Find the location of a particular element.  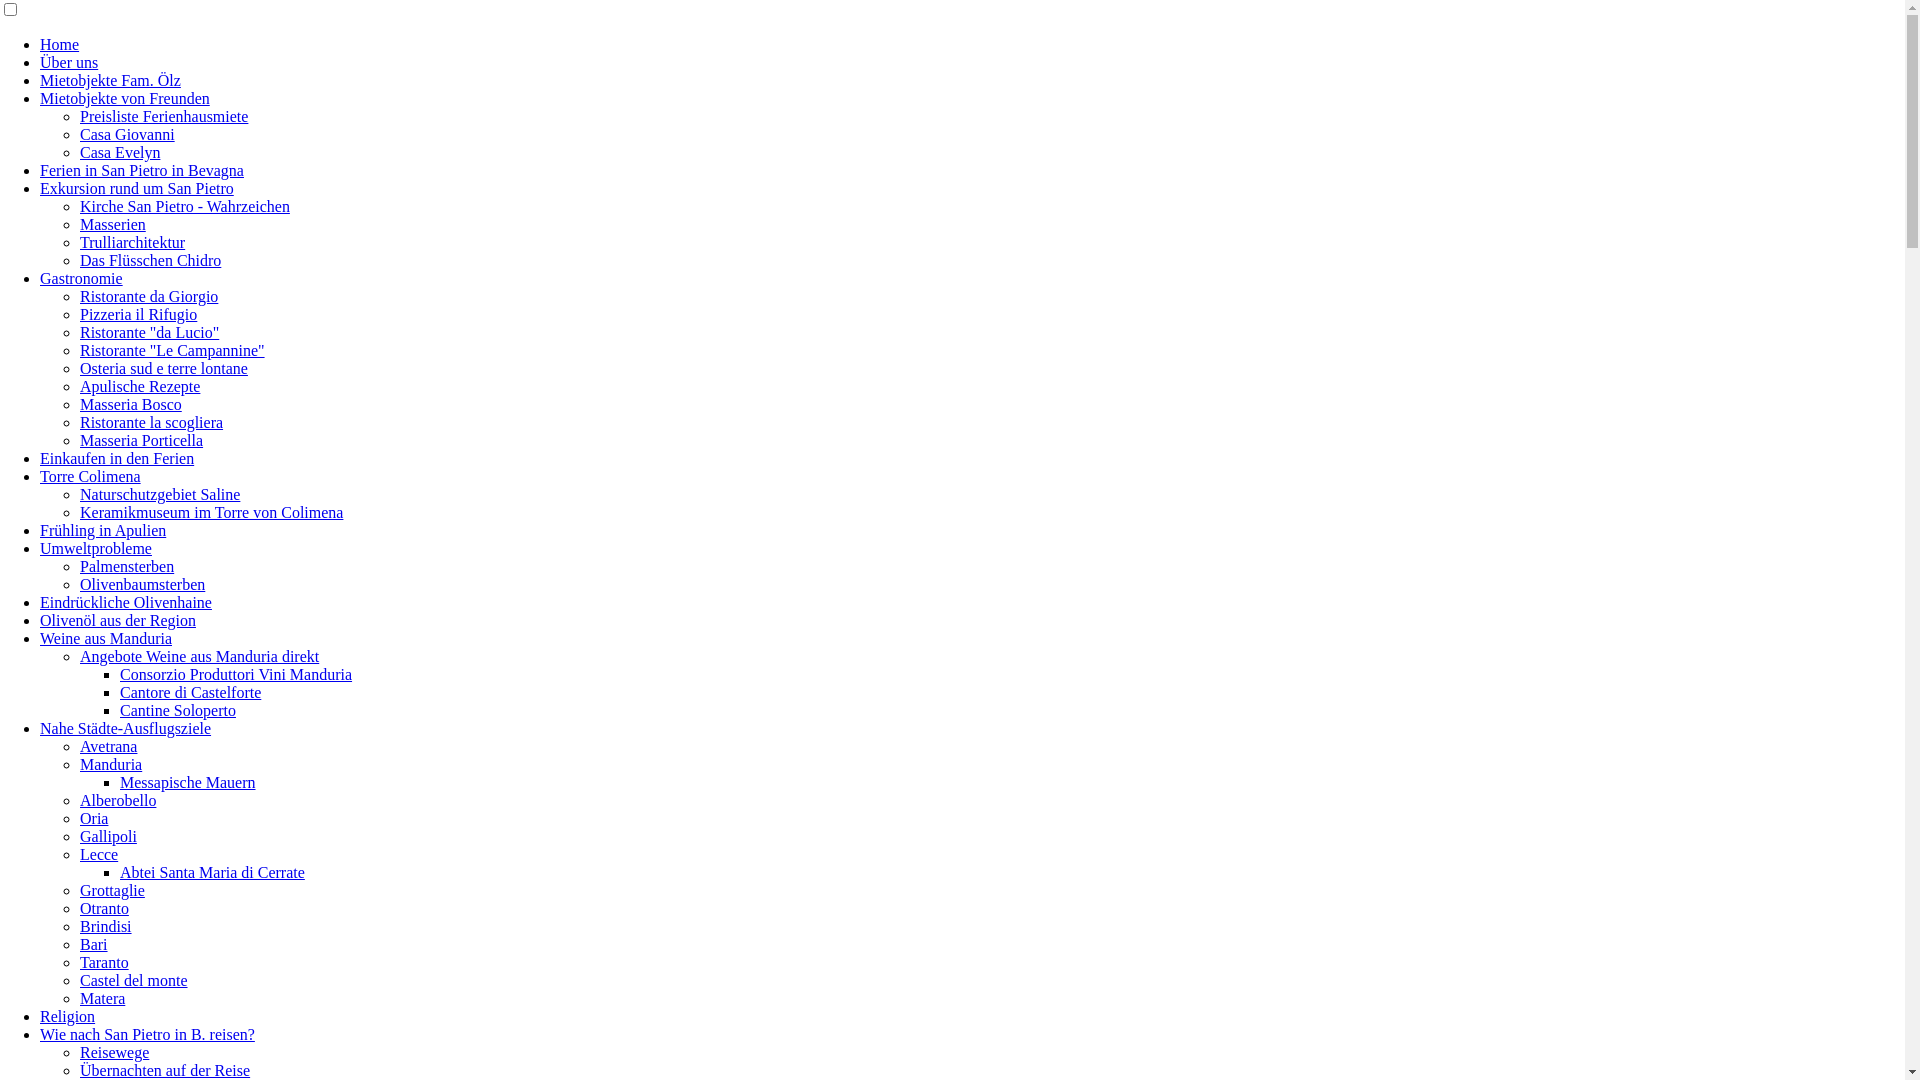

'Palmensterben' is located at coordinates (125, 566).